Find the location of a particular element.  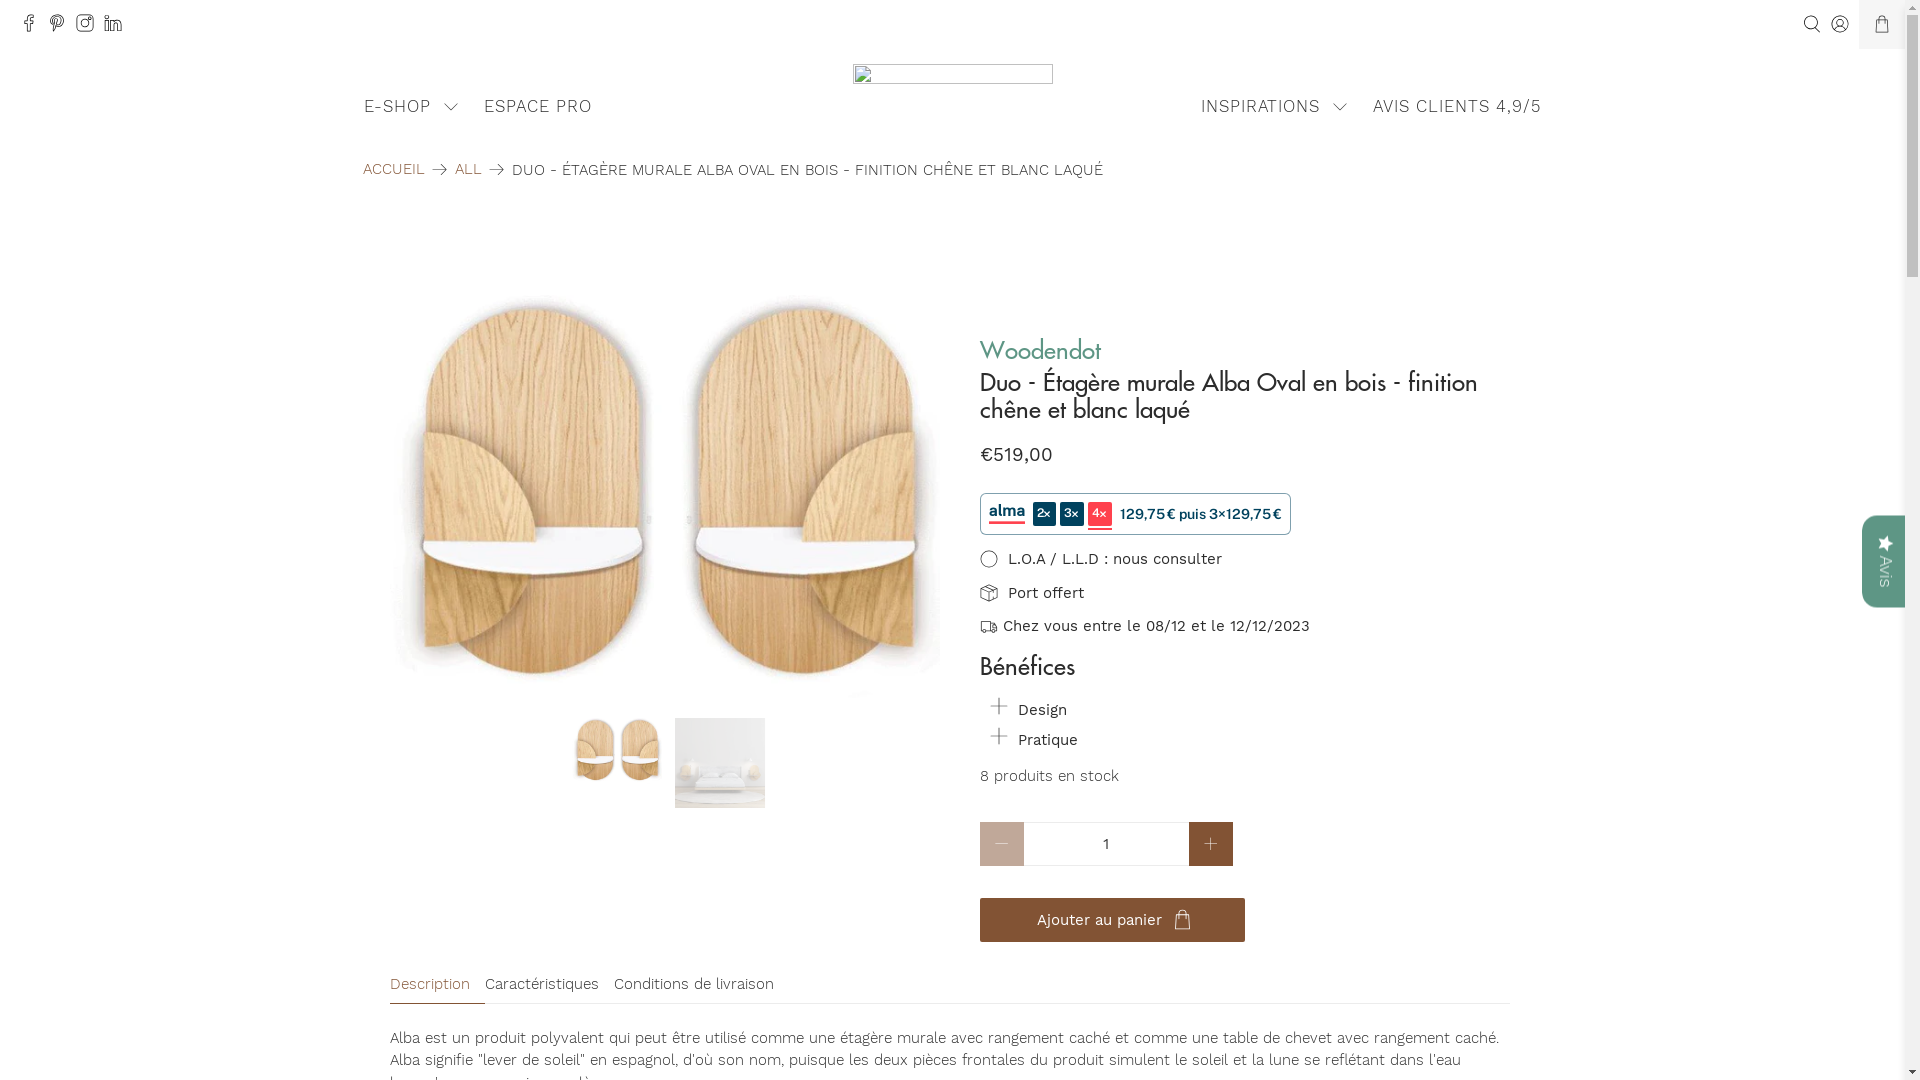

'ACCUEIL' is located at coordinates (361, 168).